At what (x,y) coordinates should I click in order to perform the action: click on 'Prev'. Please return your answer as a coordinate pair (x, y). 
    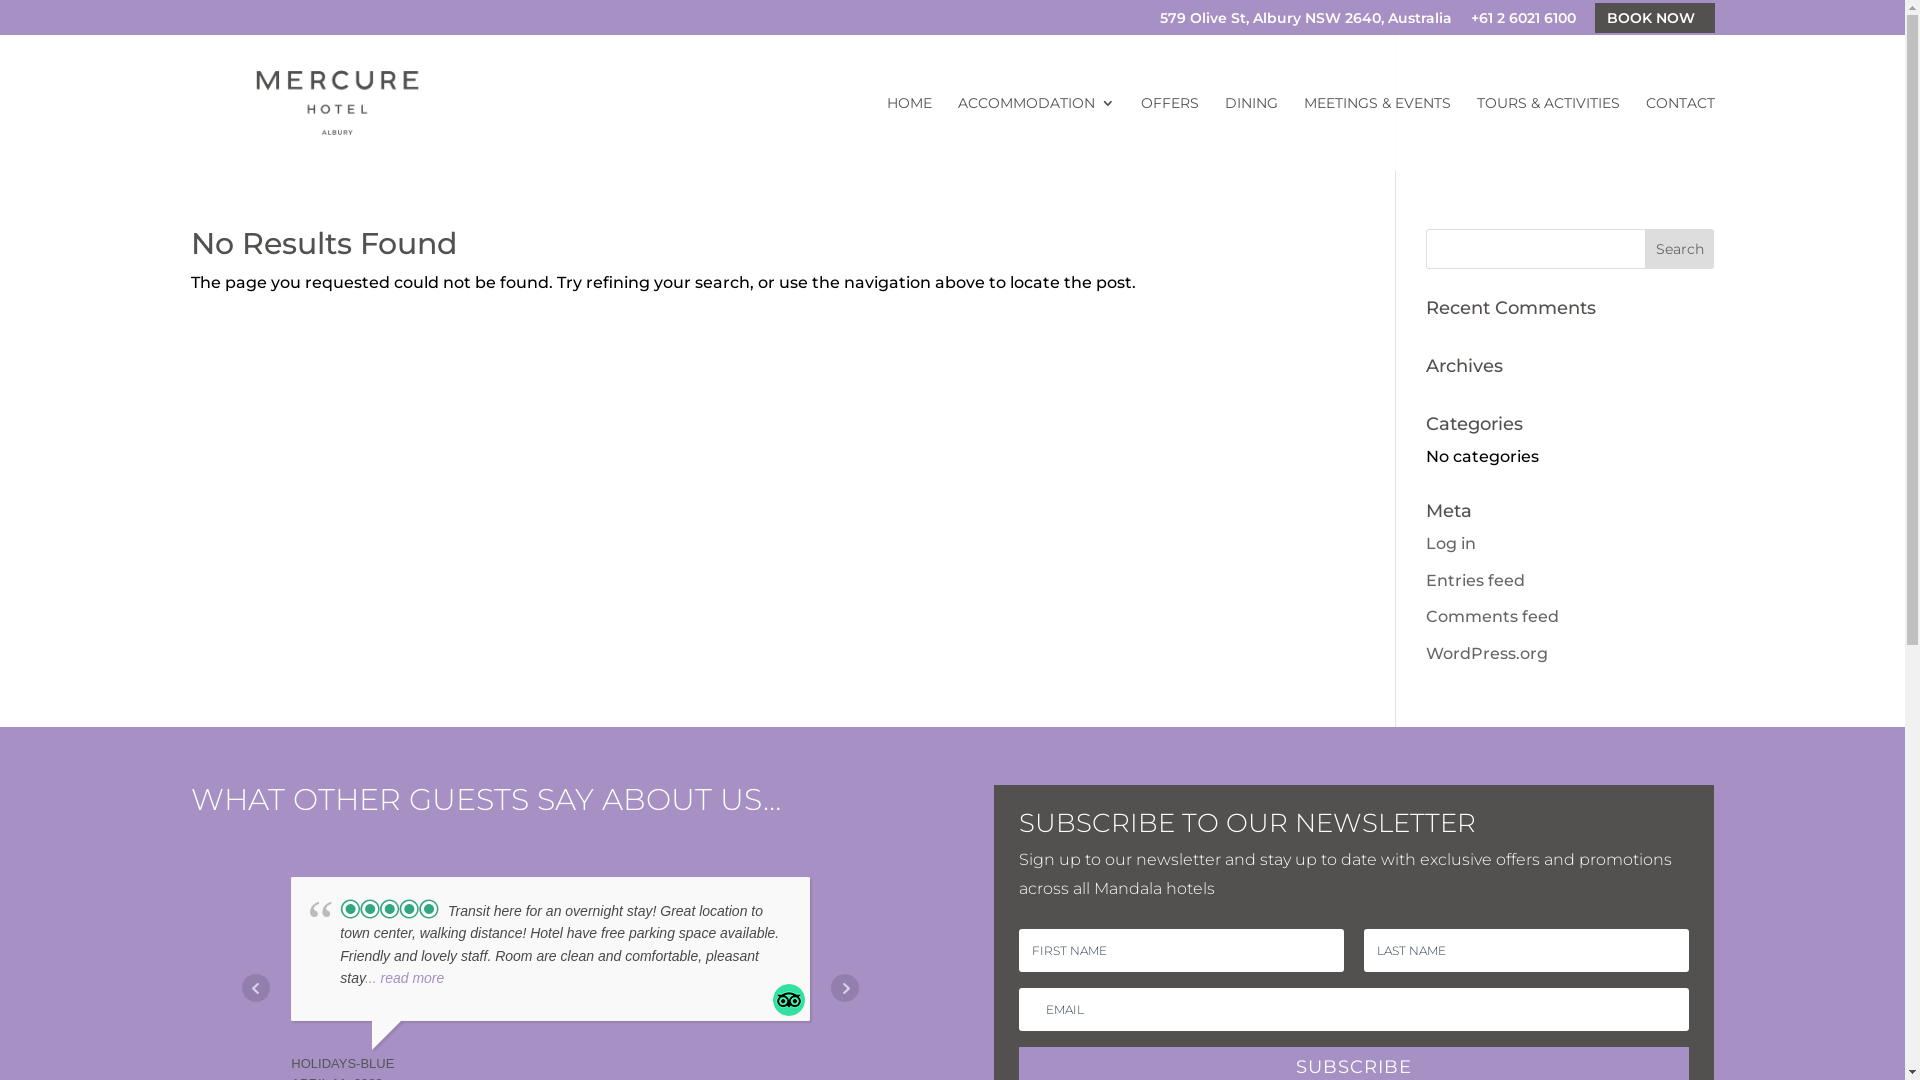
    Looking at the image, I should click on (240, 986).